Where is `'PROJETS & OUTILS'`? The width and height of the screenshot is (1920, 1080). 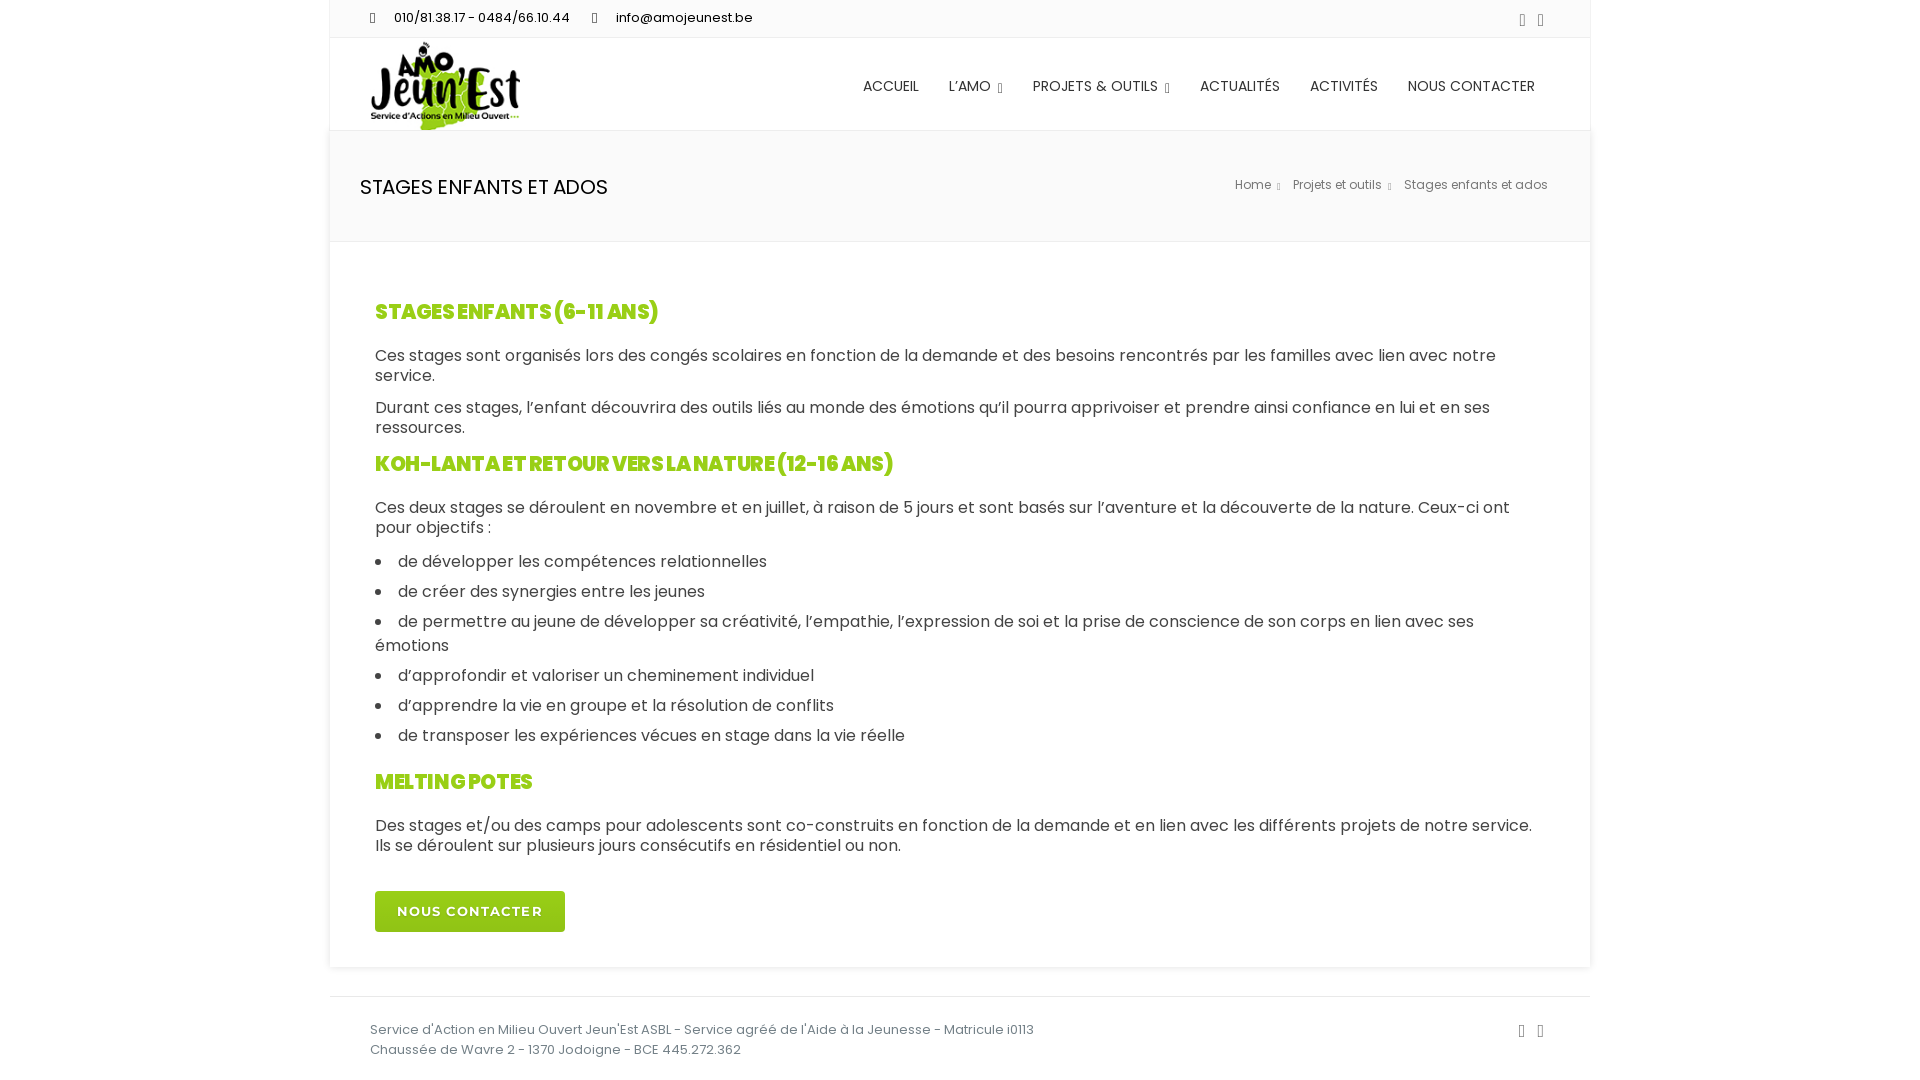
'PROJETS & OUTILS' is located at coordinates (1100, 83).